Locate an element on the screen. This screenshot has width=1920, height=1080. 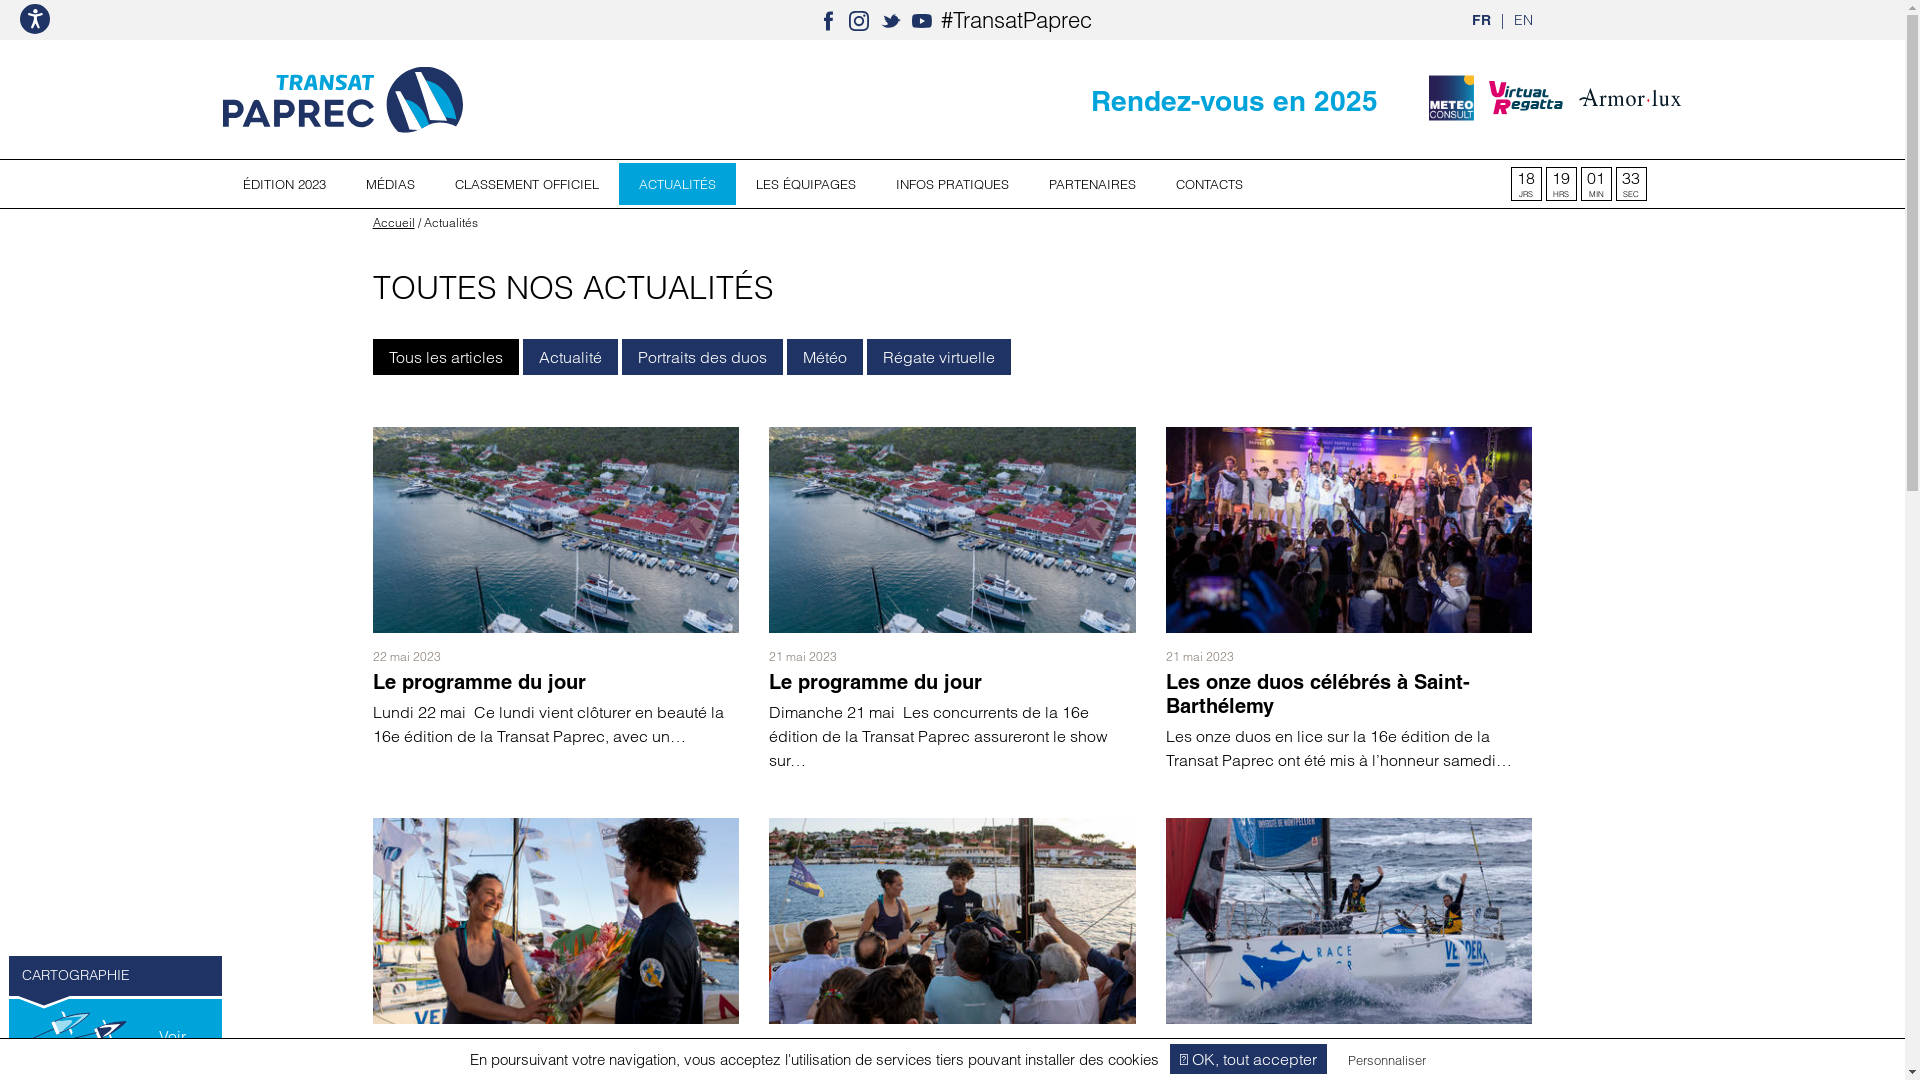
'Tous les articles' is located at coordinates (444, 356).